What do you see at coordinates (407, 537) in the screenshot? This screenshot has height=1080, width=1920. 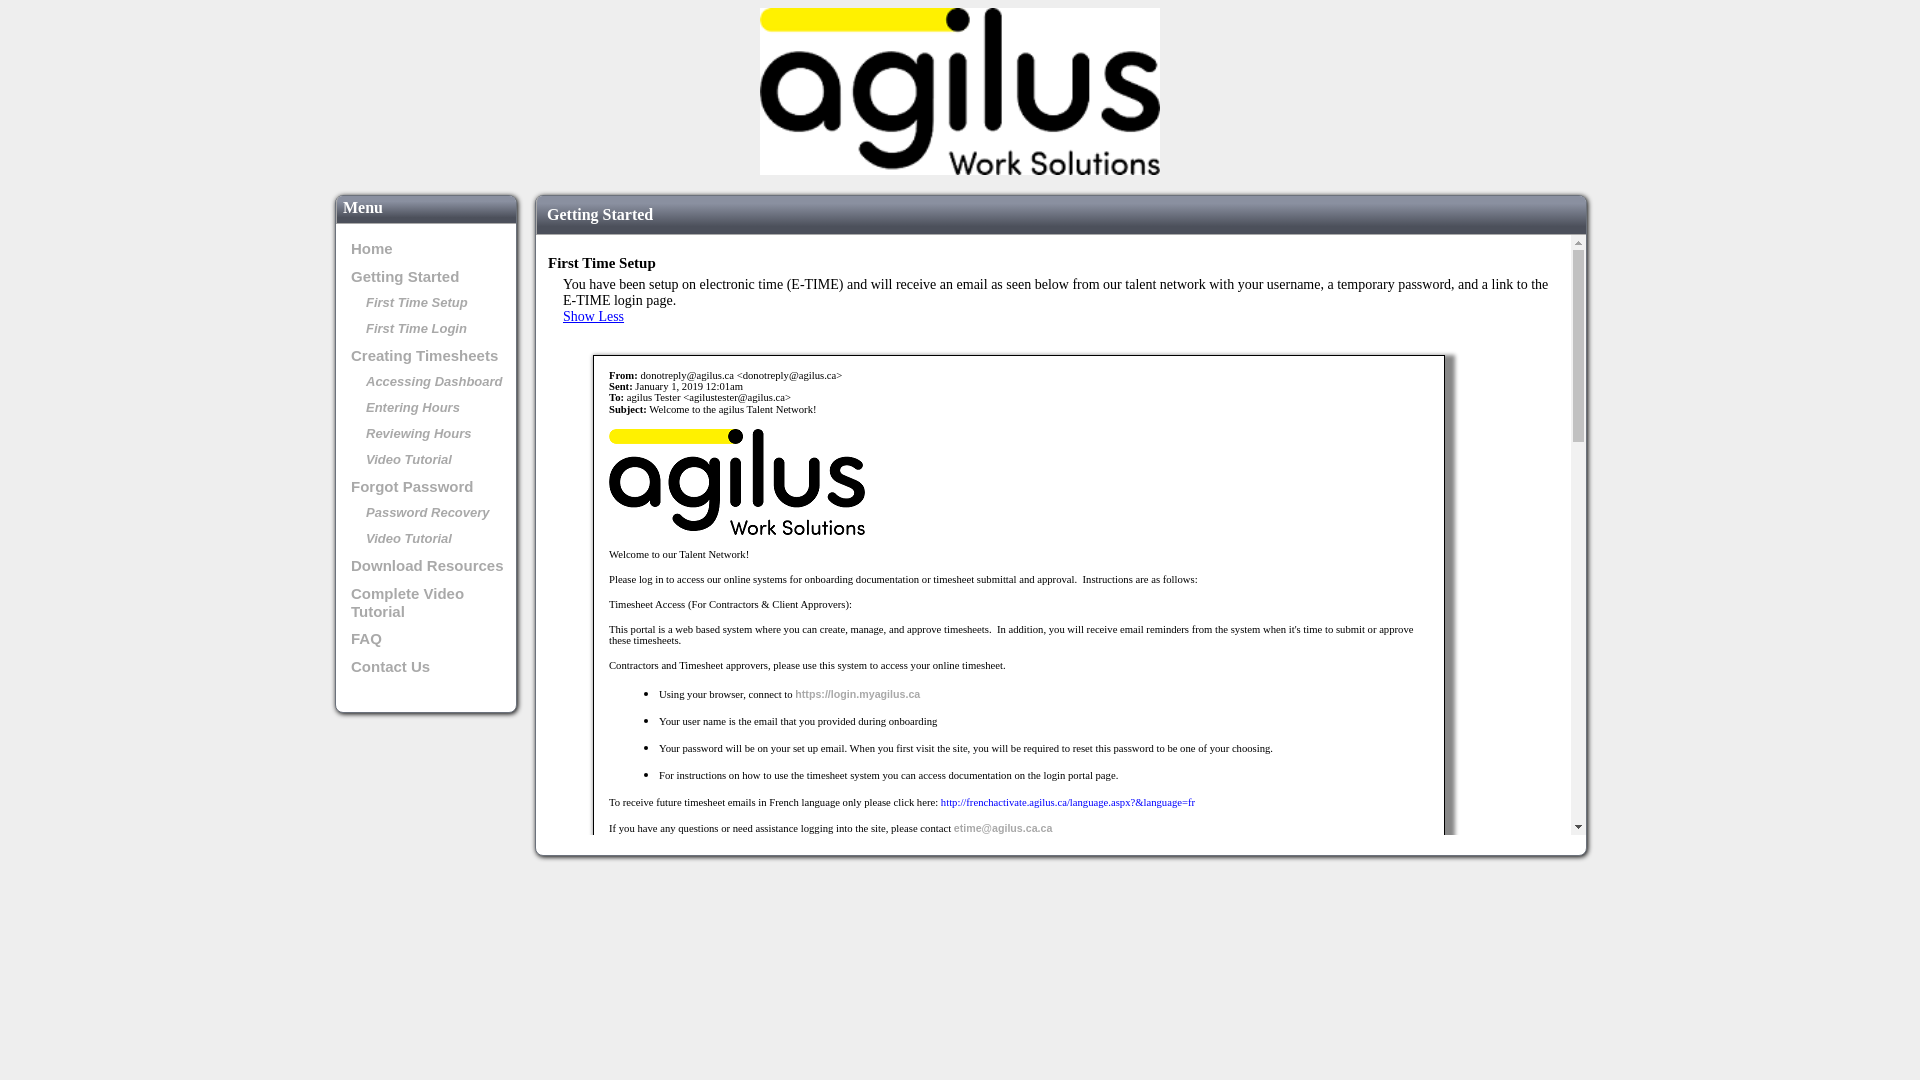 I see `'Video Tutorial'` at bounding box center [407, 537].